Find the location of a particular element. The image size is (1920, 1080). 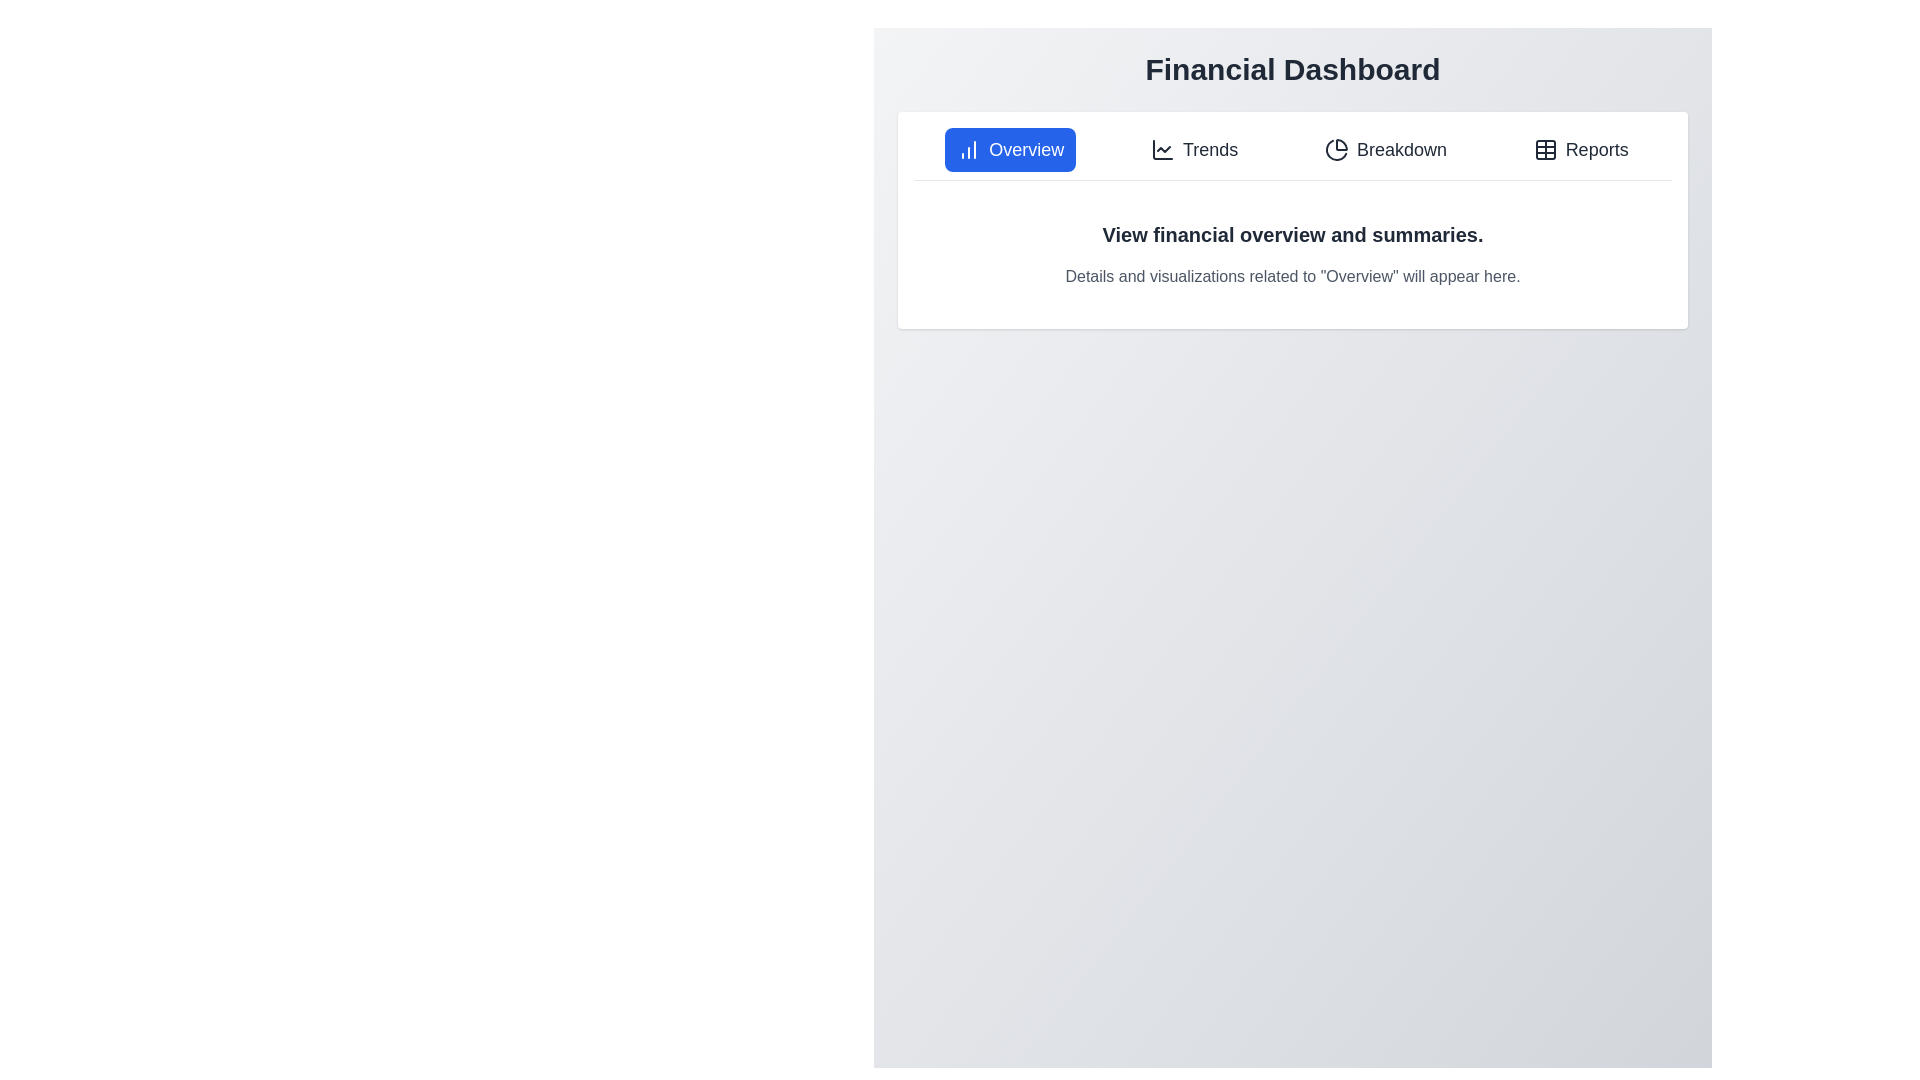

the Breakdown tab to view its content is located at coordinates (1385, 149).